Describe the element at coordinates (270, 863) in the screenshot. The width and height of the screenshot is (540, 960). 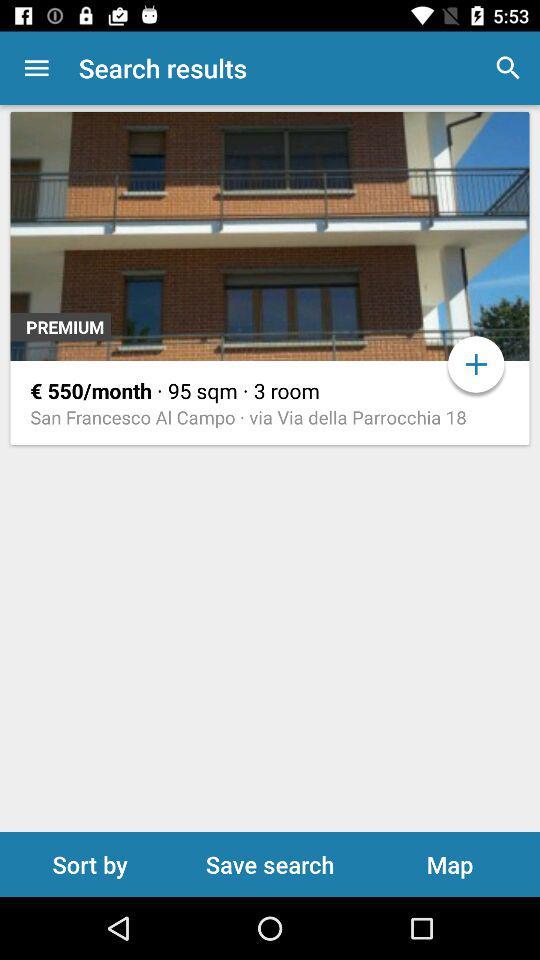
I see `icon next to sort by item` at that location.